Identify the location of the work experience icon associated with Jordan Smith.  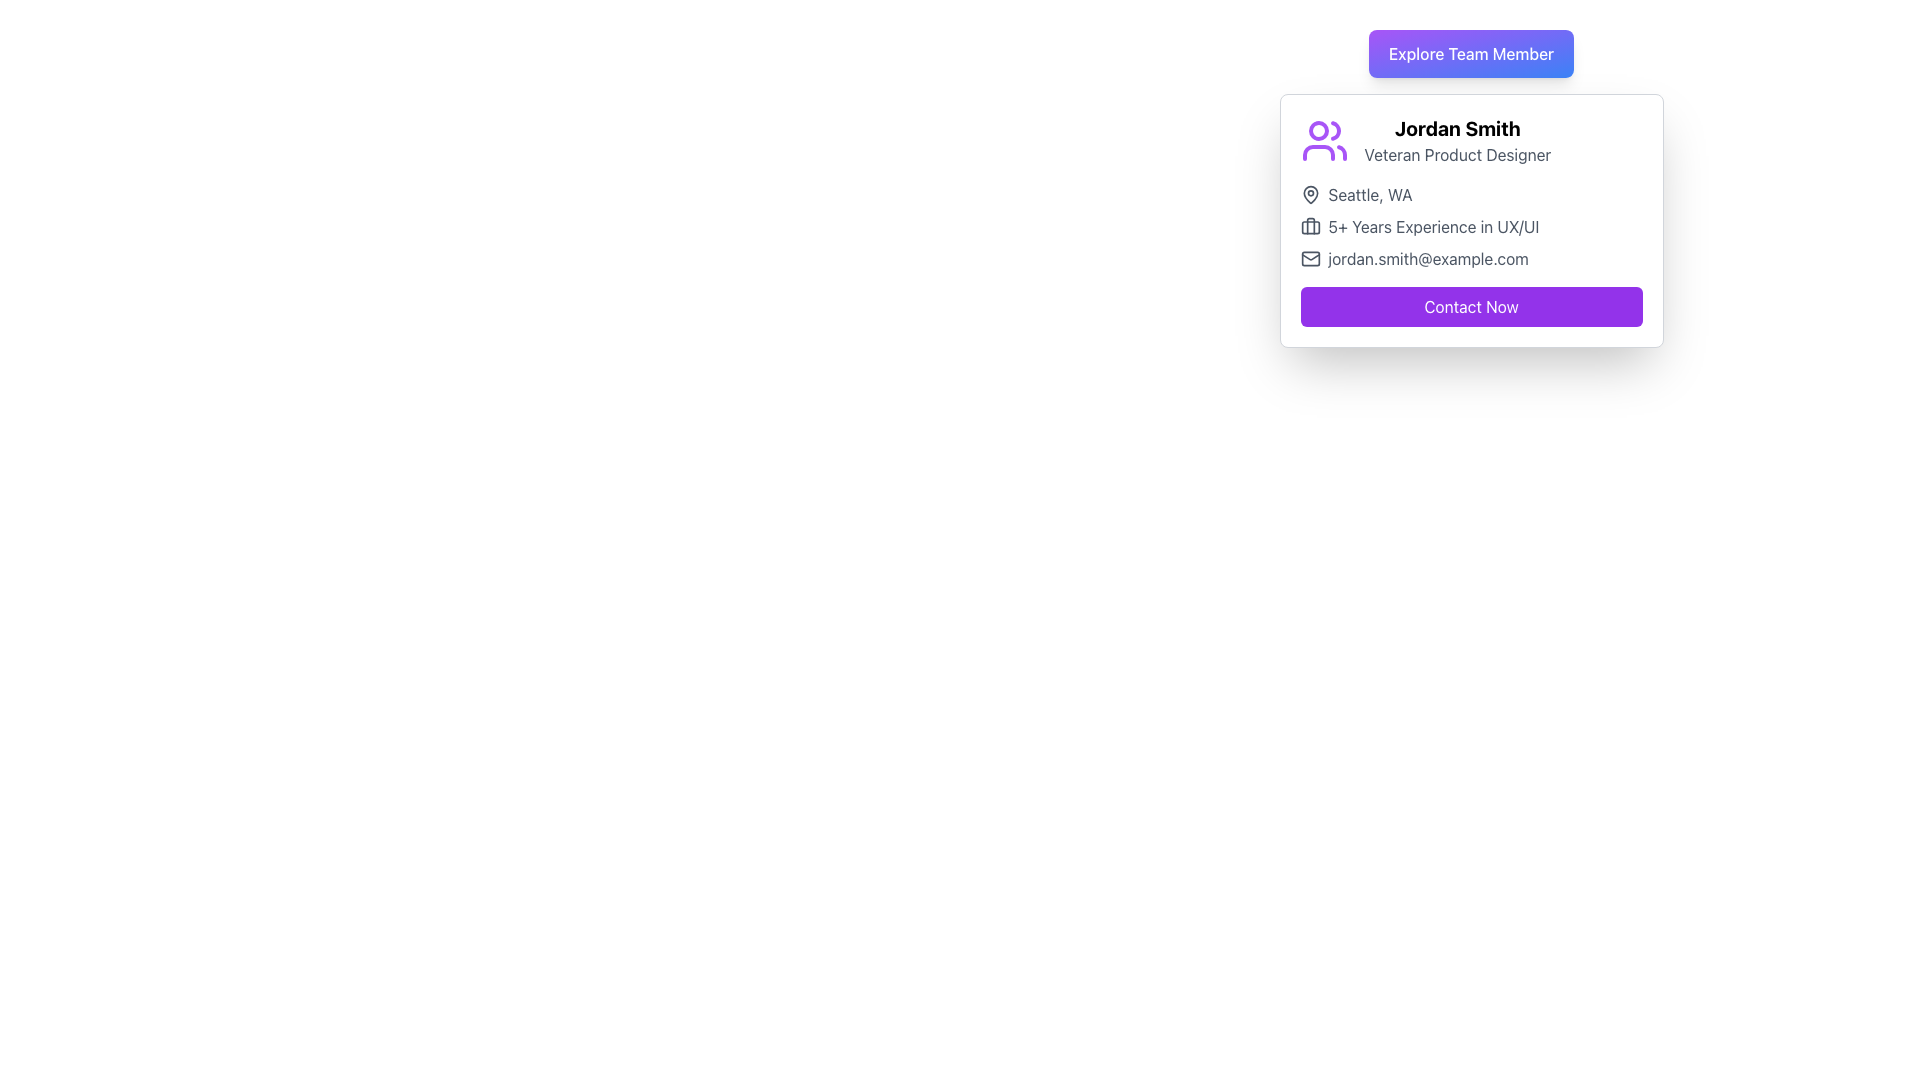
(1310, 226).